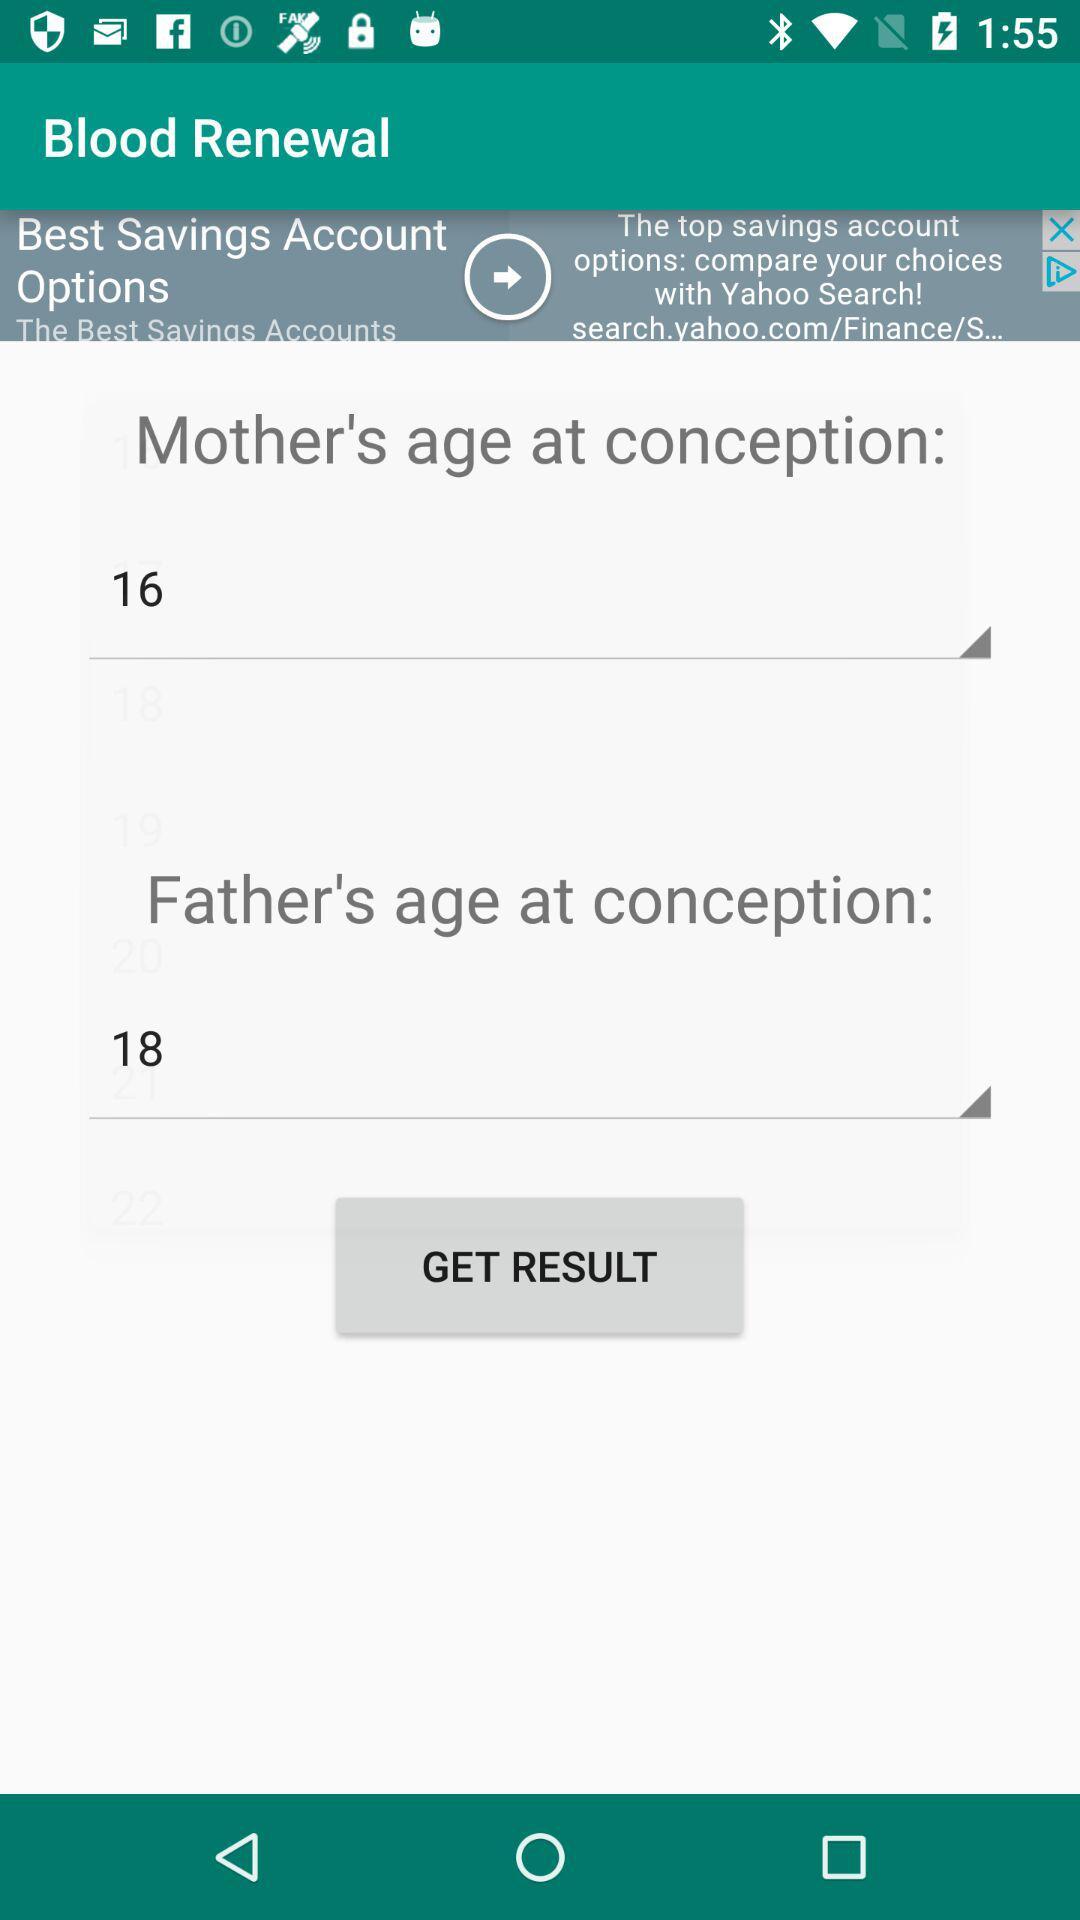  What do you see at coordinates (538, 1264) in the screenshot?
I see `the get result item` at bounding box center [538, 1264].